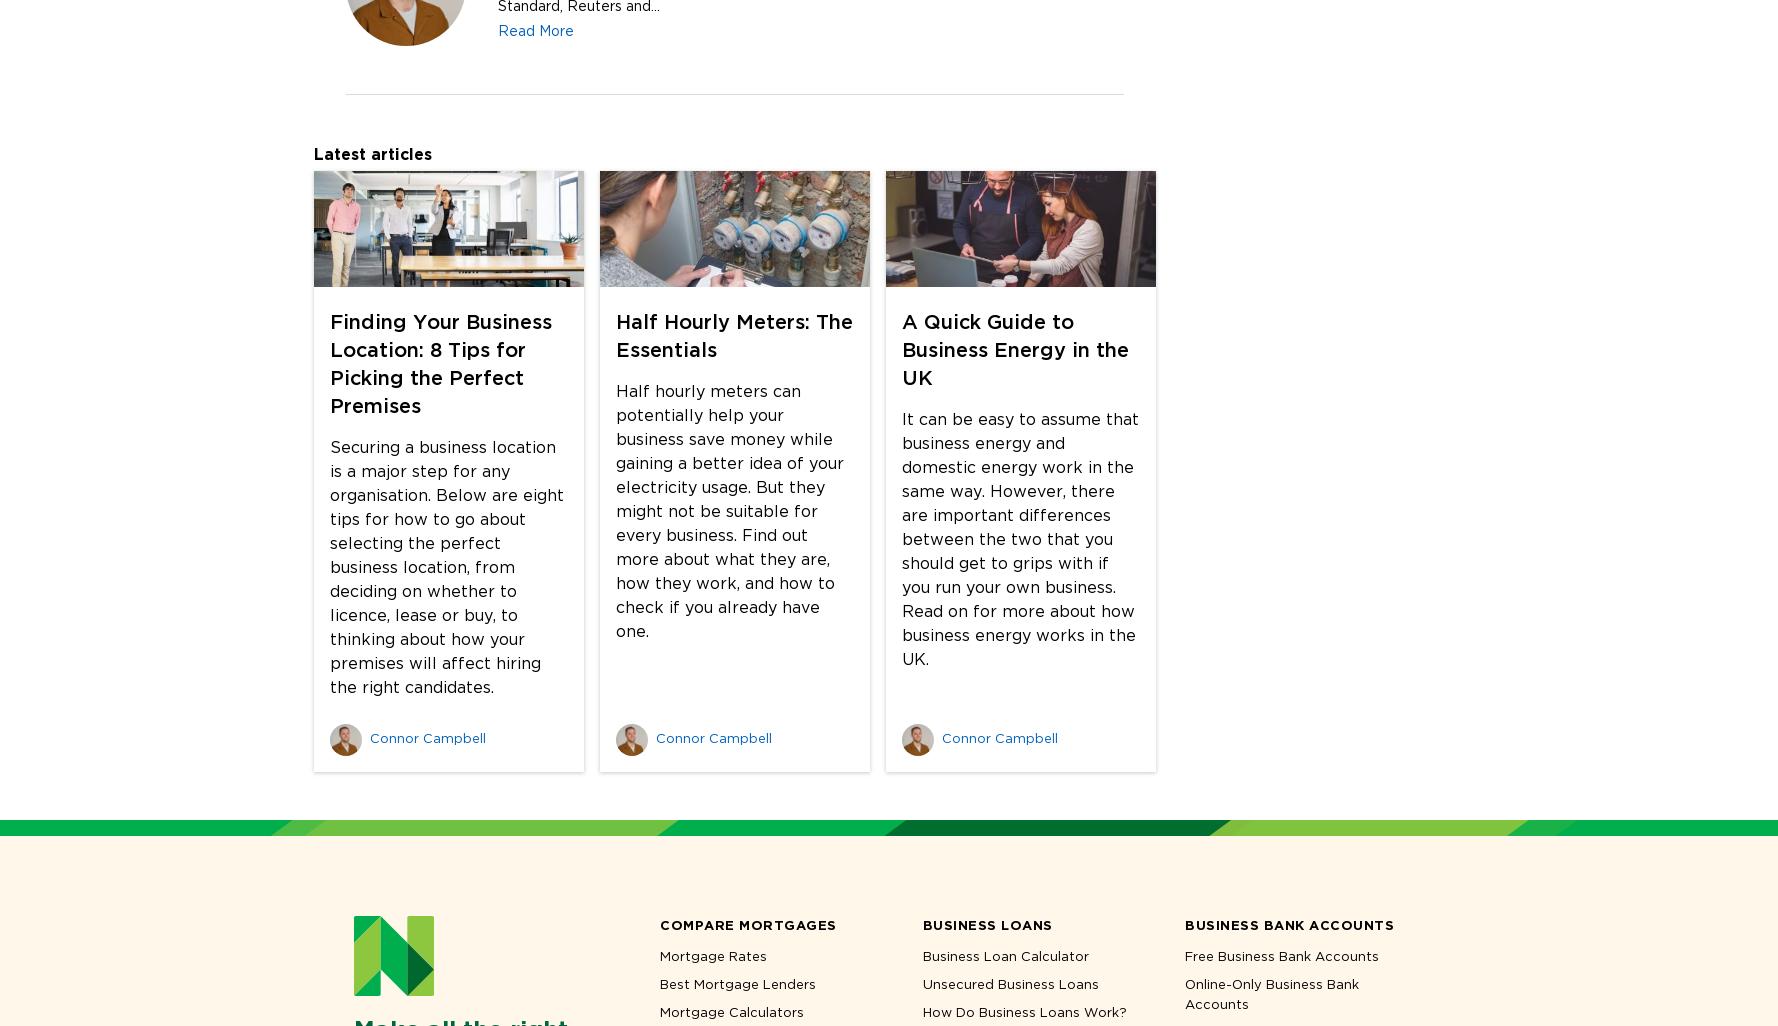  I want to click on 'How Do Business Loans Work?', so click(1023, 1010).